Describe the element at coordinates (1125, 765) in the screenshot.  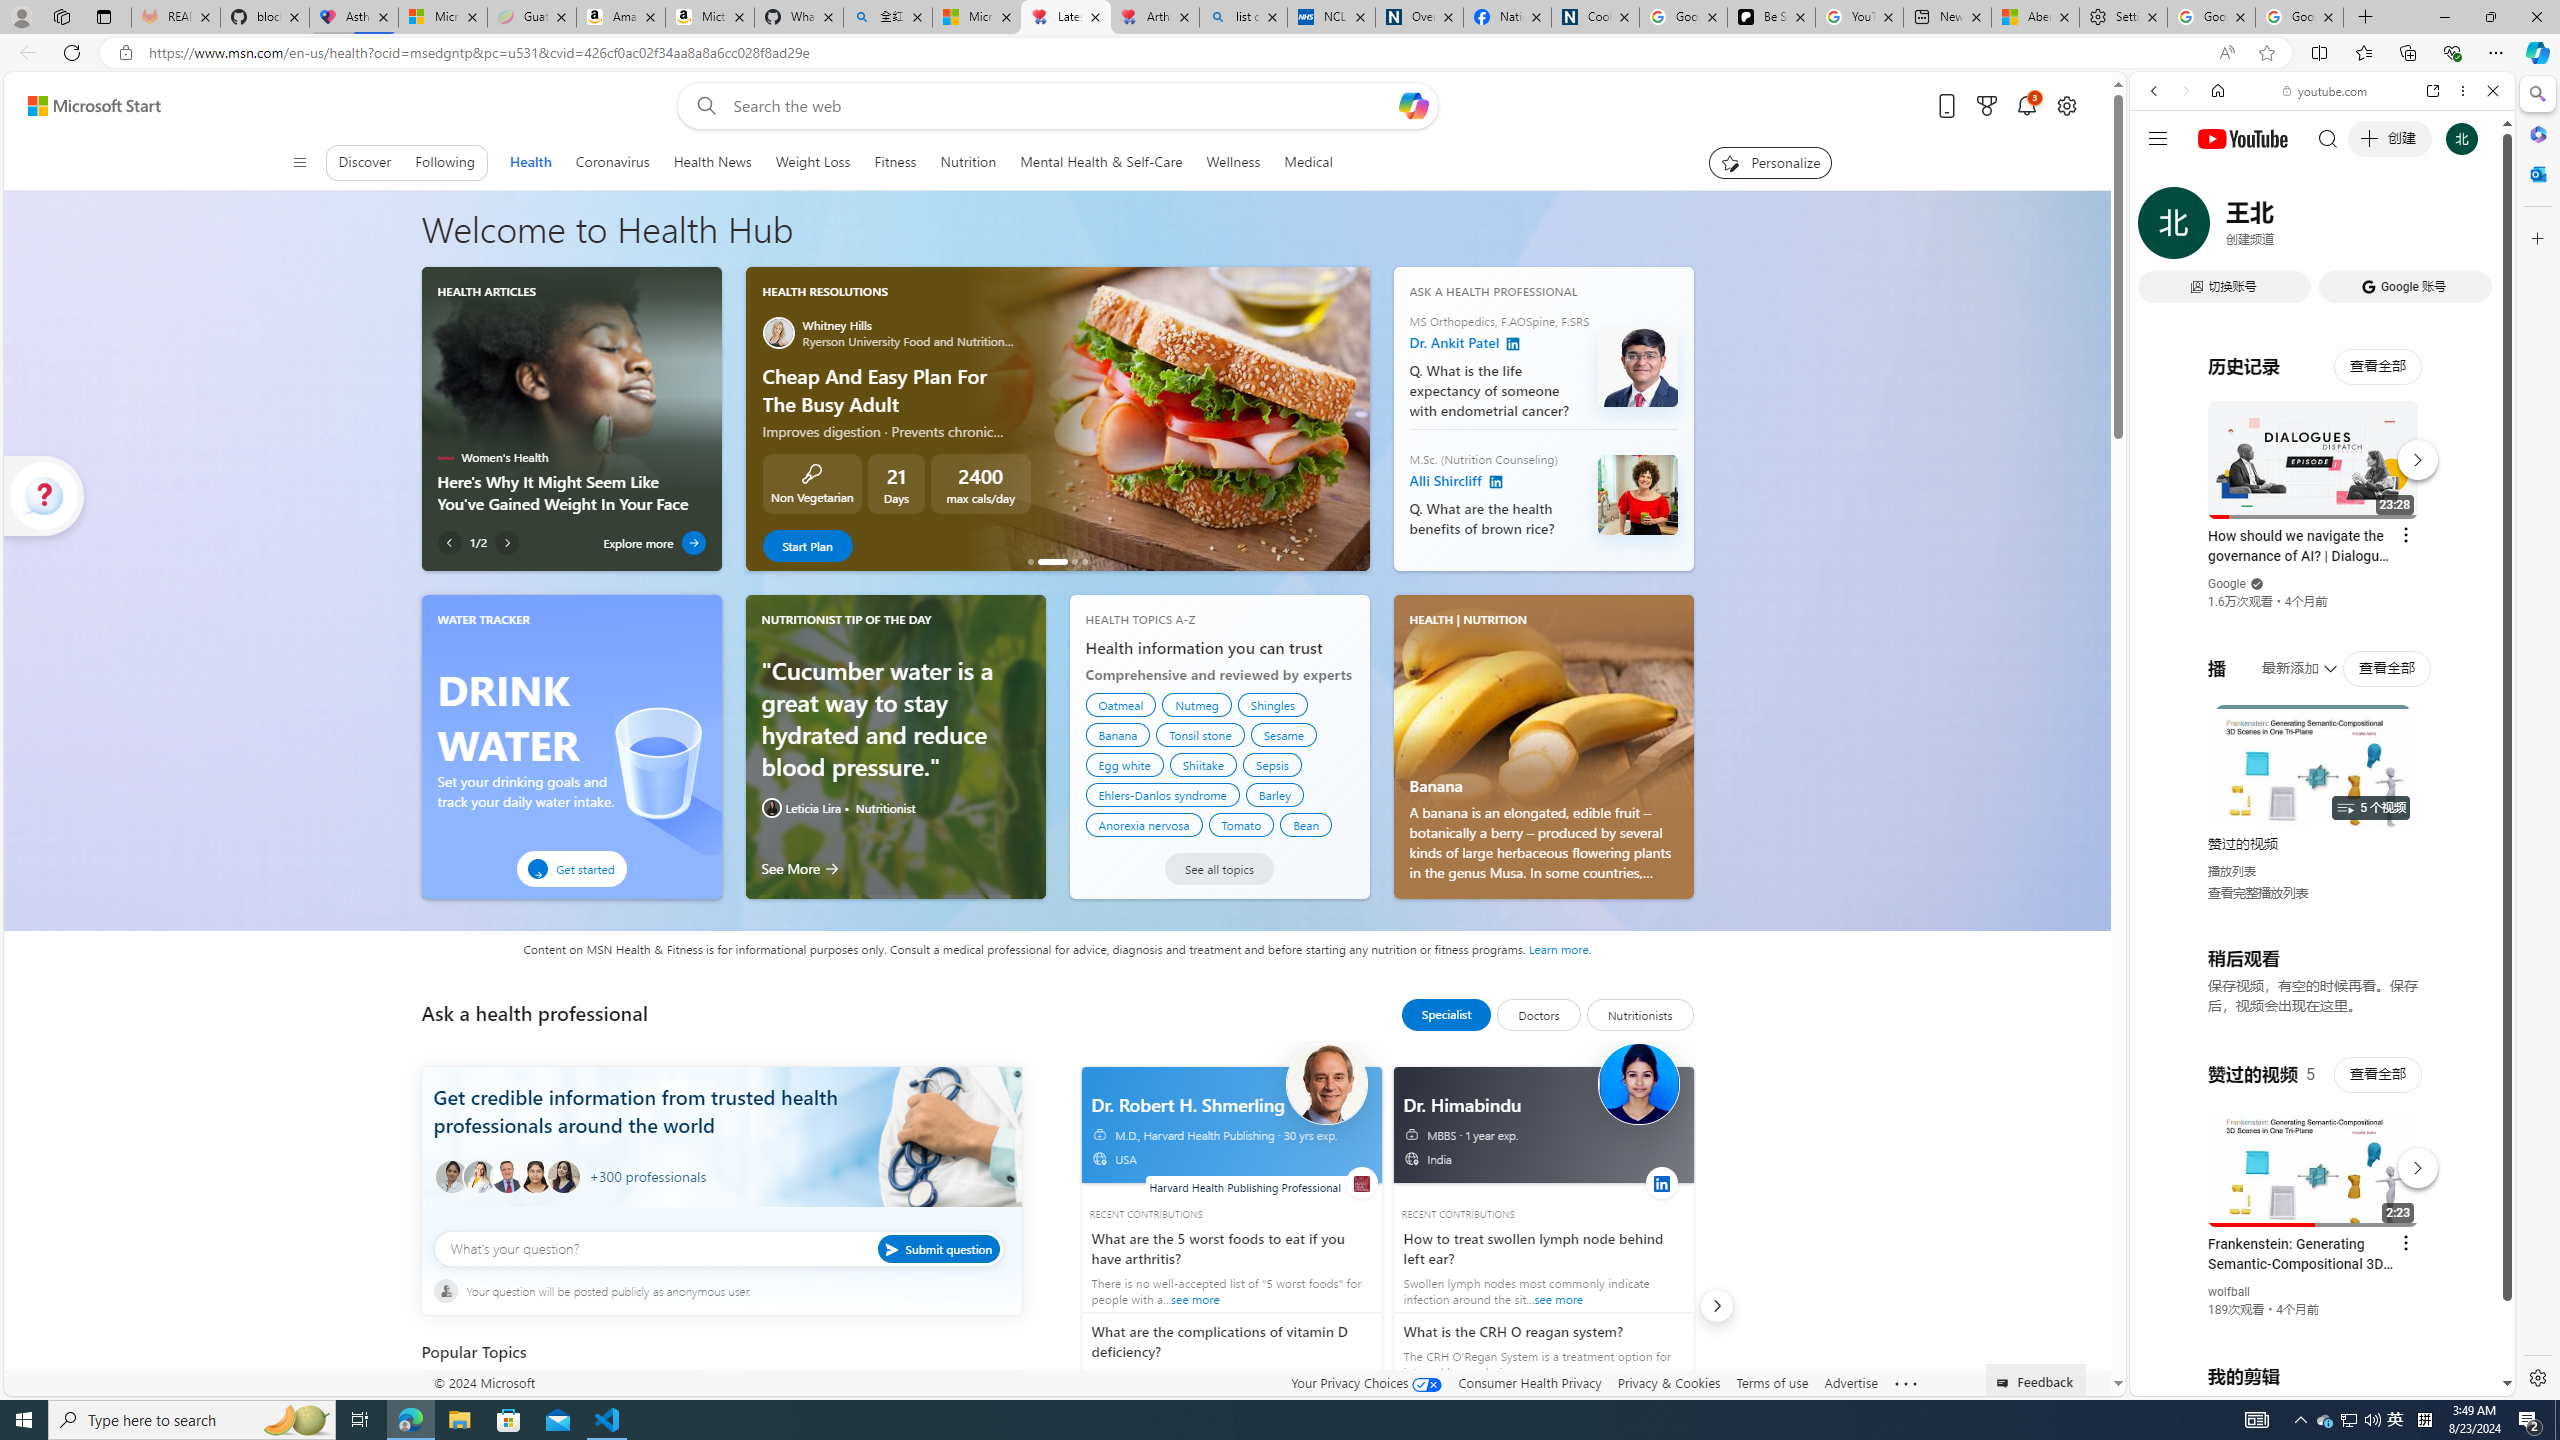
I see `'Egg white'` at that location.